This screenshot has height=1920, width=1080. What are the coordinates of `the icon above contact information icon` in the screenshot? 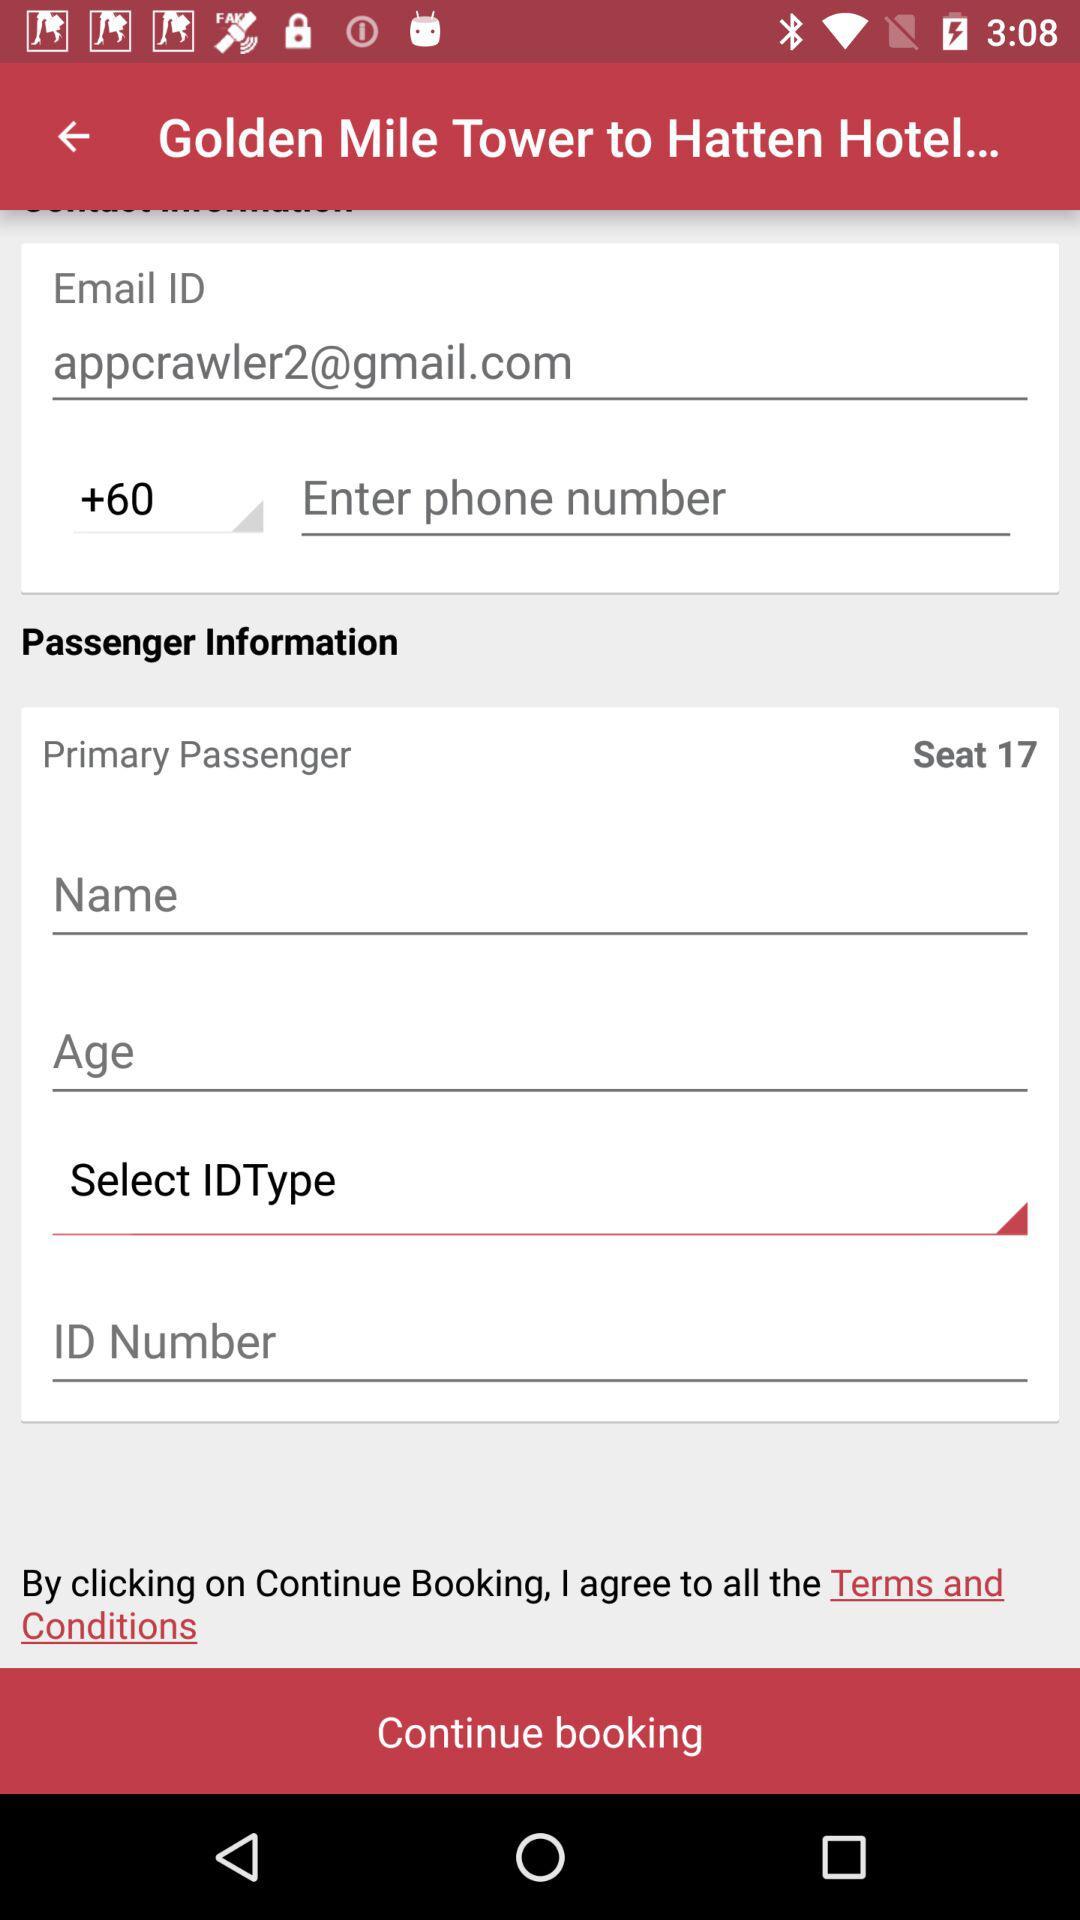 It's located at (72, 135).